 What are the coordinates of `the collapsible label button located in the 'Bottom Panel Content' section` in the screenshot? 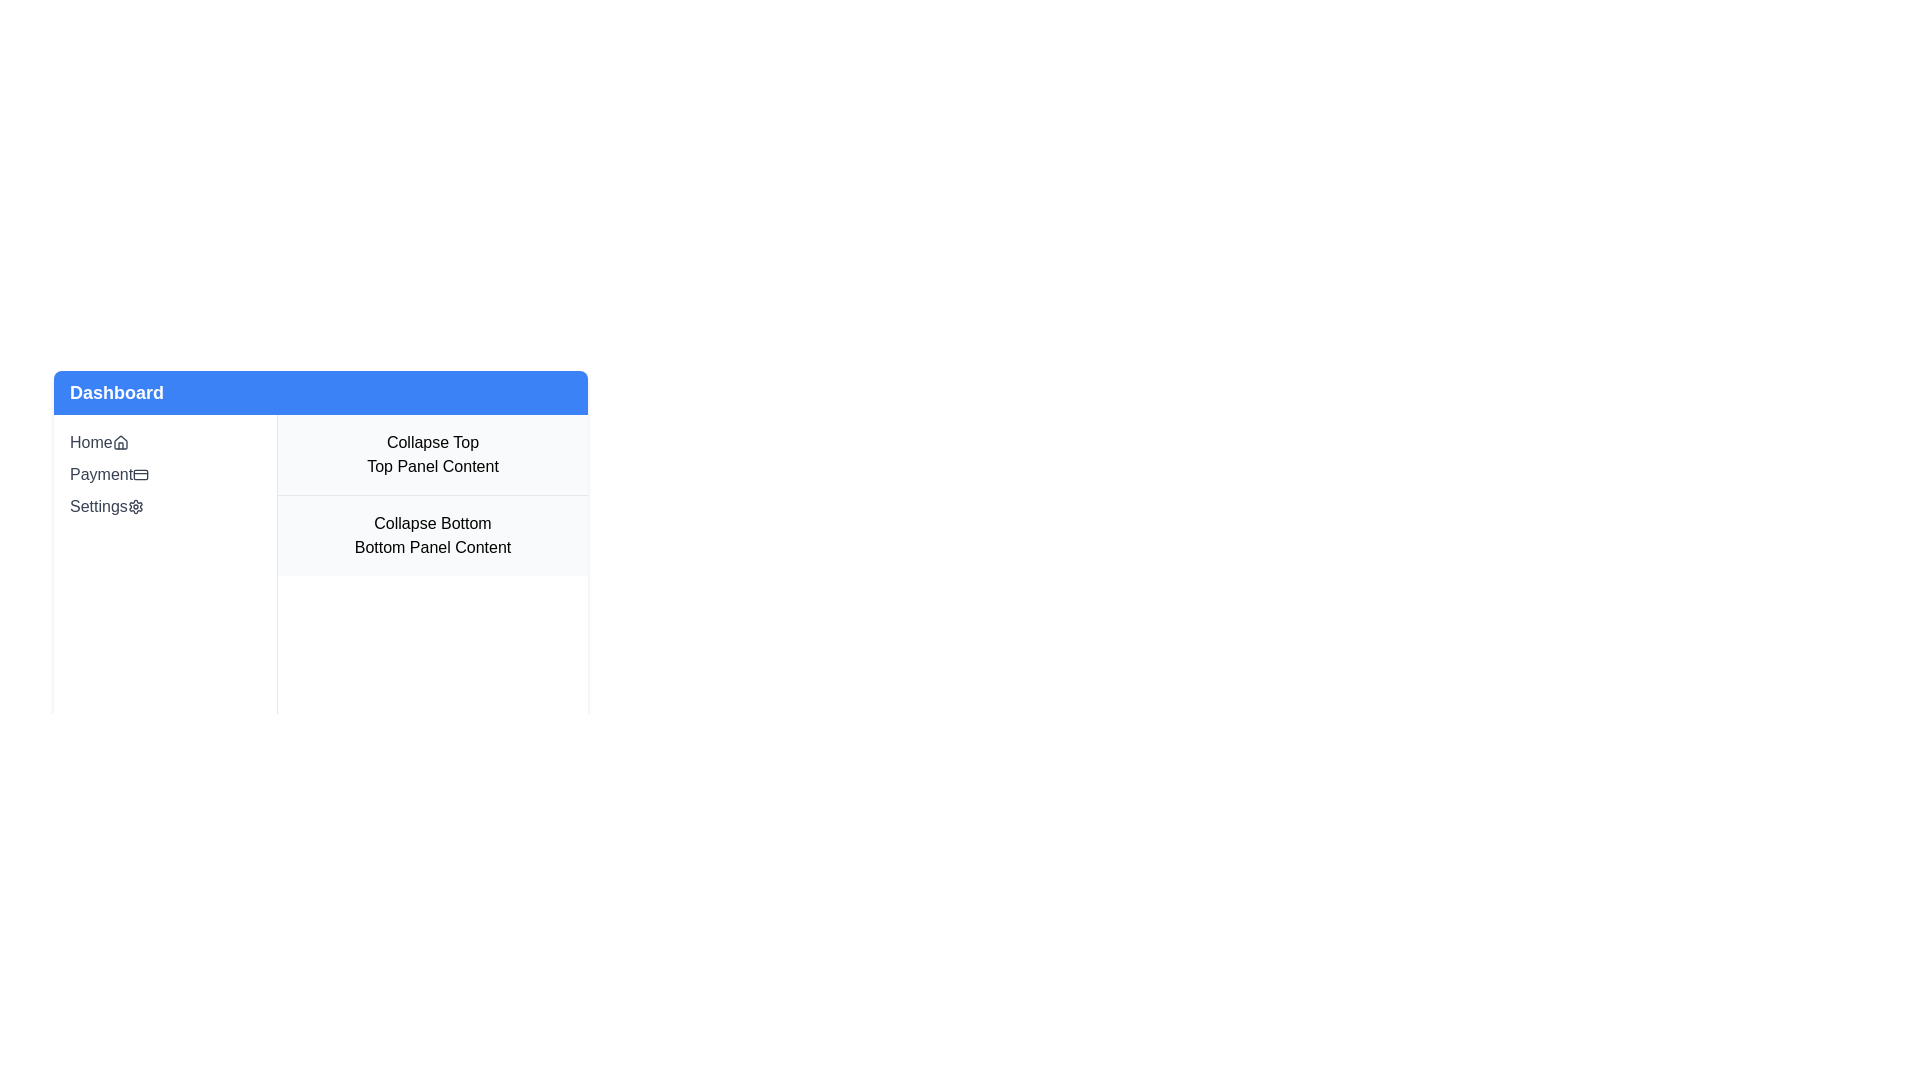 It's located at (431, 523).